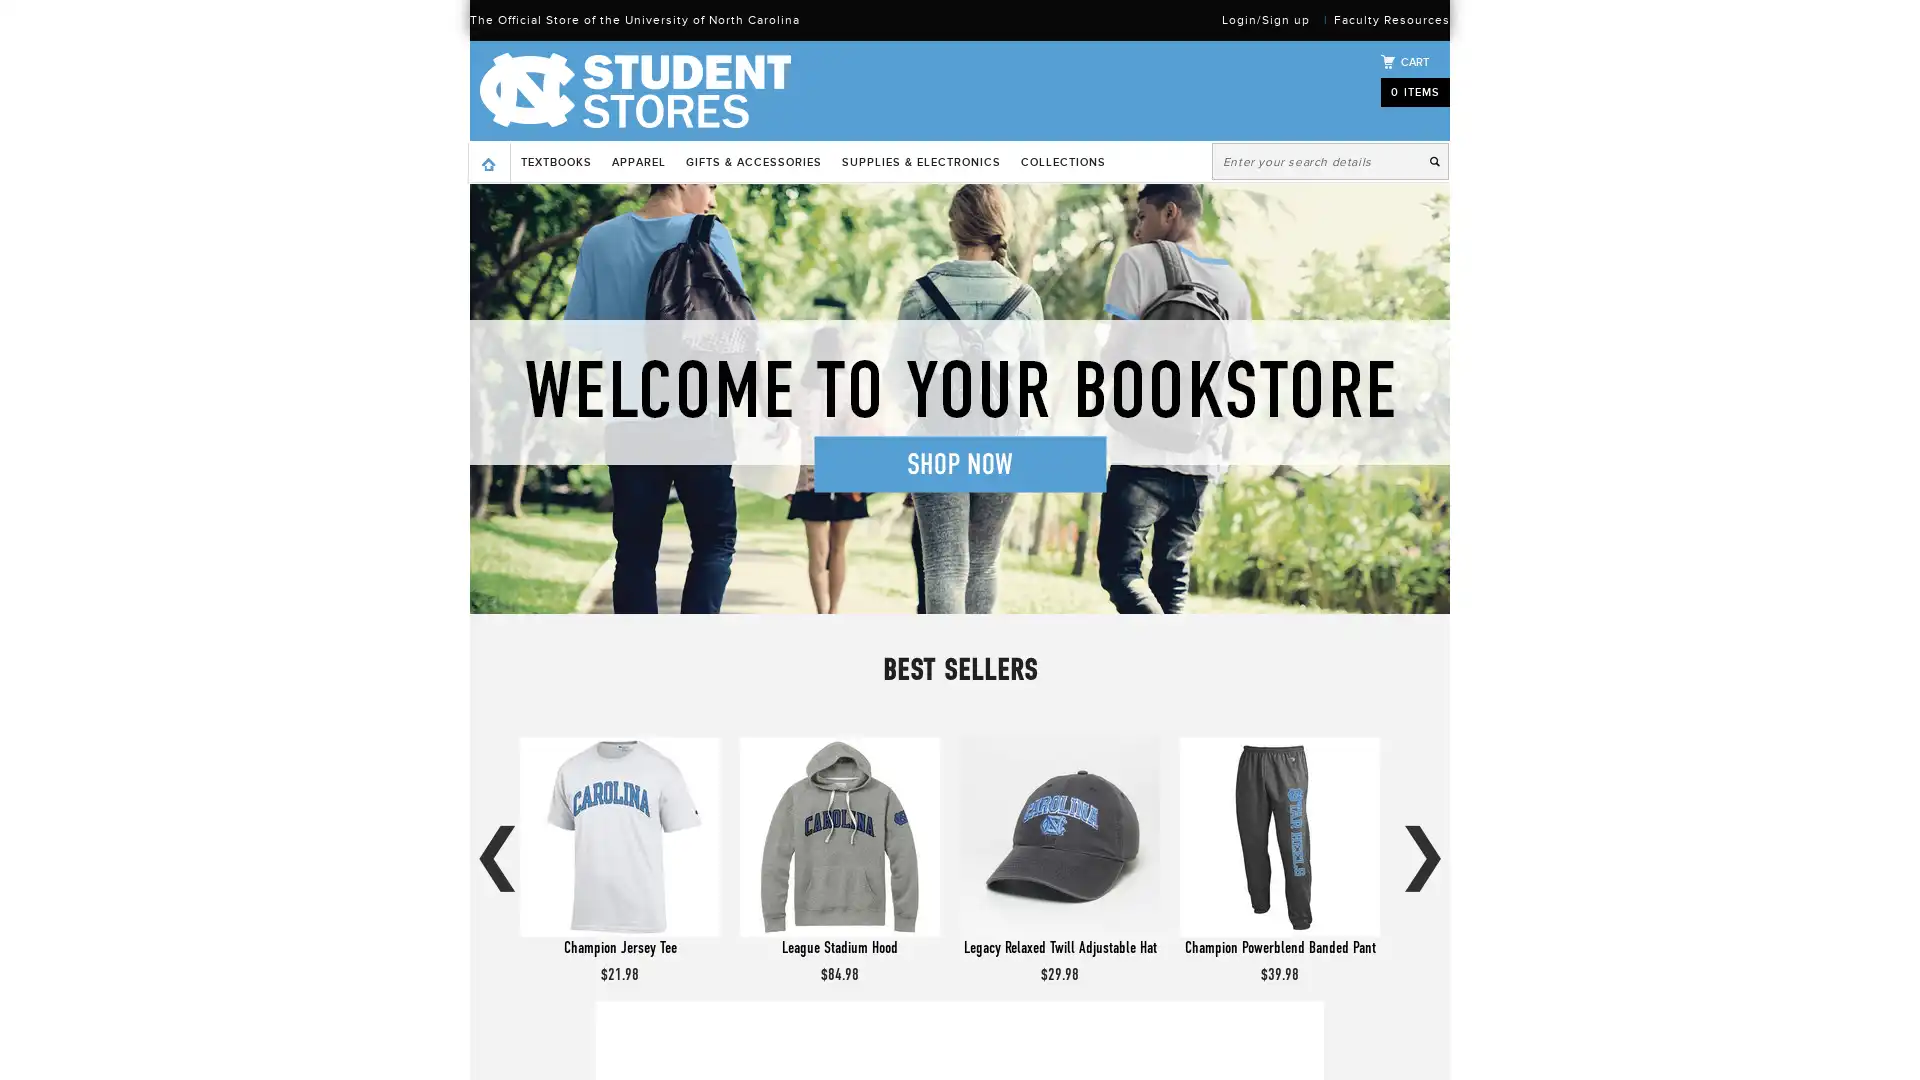 This screenshot has height=1080, width=1920. Describe the element at coordinates (1438, 160) in the screenshot. I see `Search` at that location.